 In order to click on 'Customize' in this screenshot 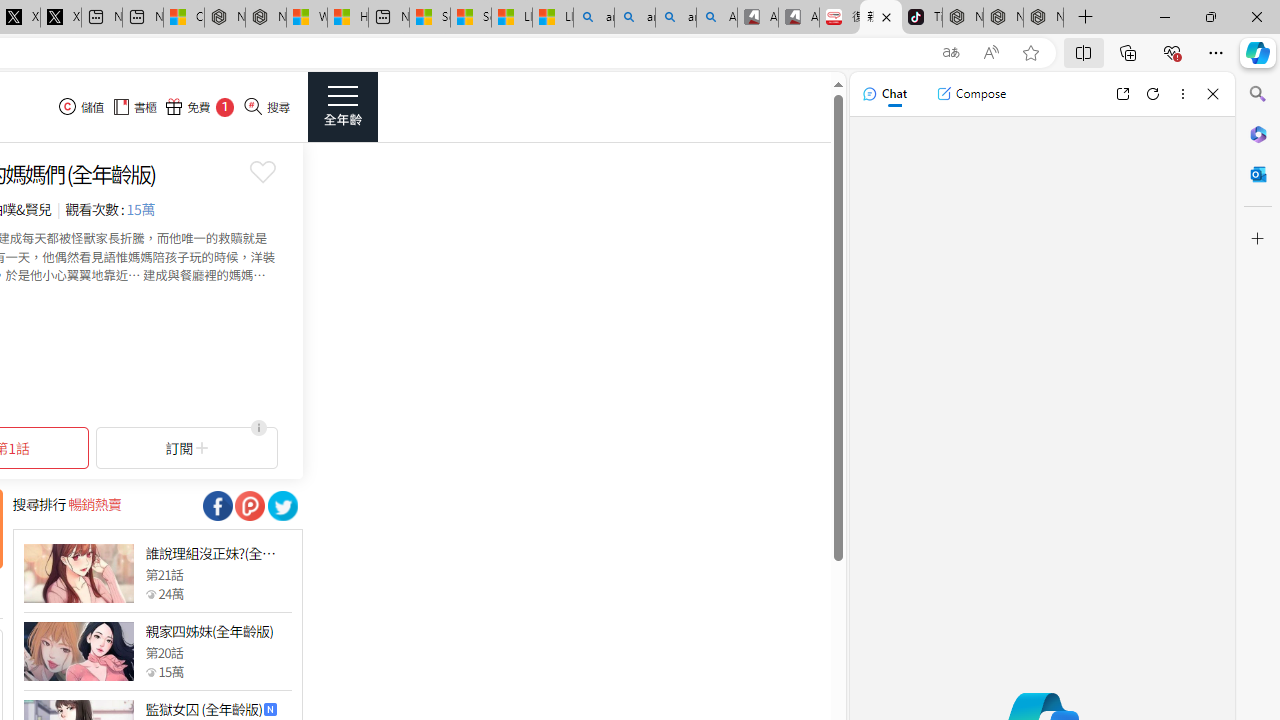, I will do `click(1257, 238)`.